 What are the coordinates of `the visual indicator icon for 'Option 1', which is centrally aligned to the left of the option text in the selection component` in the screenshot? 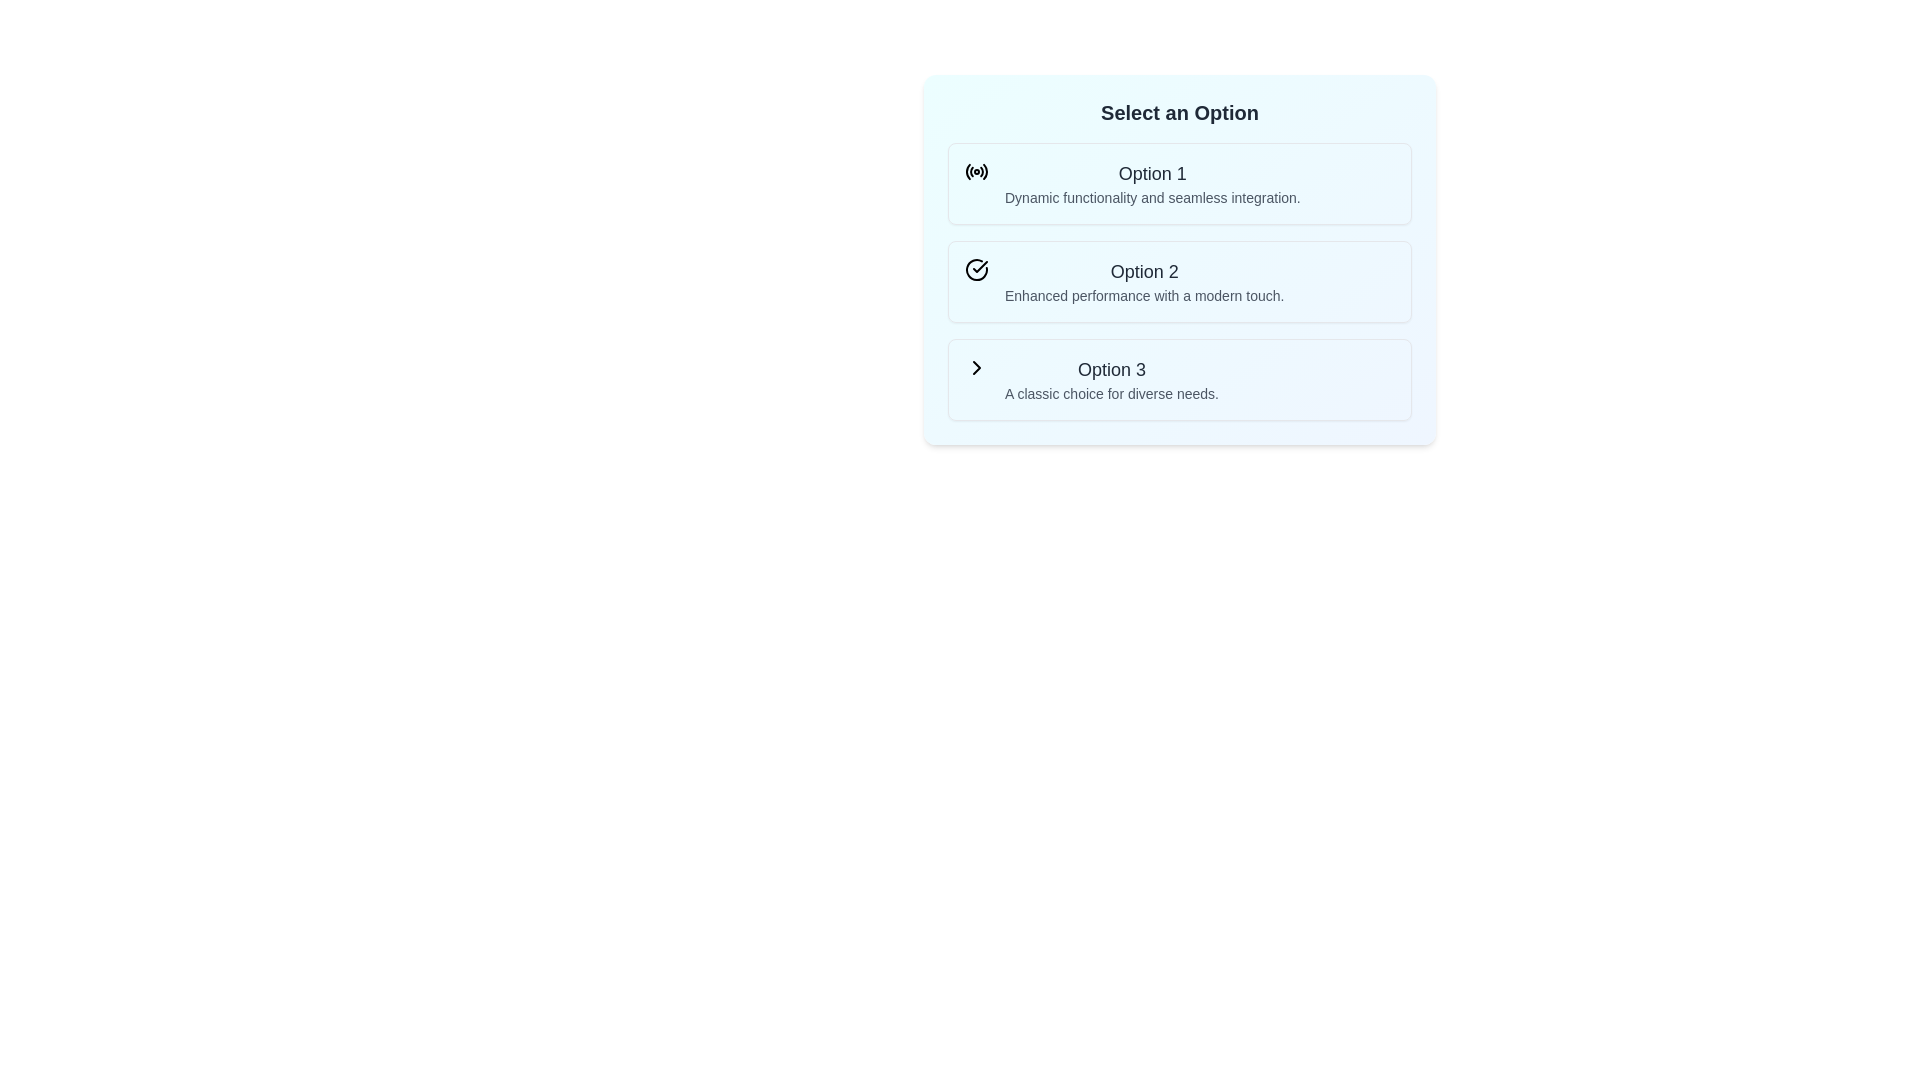 It's located at (977, 171).